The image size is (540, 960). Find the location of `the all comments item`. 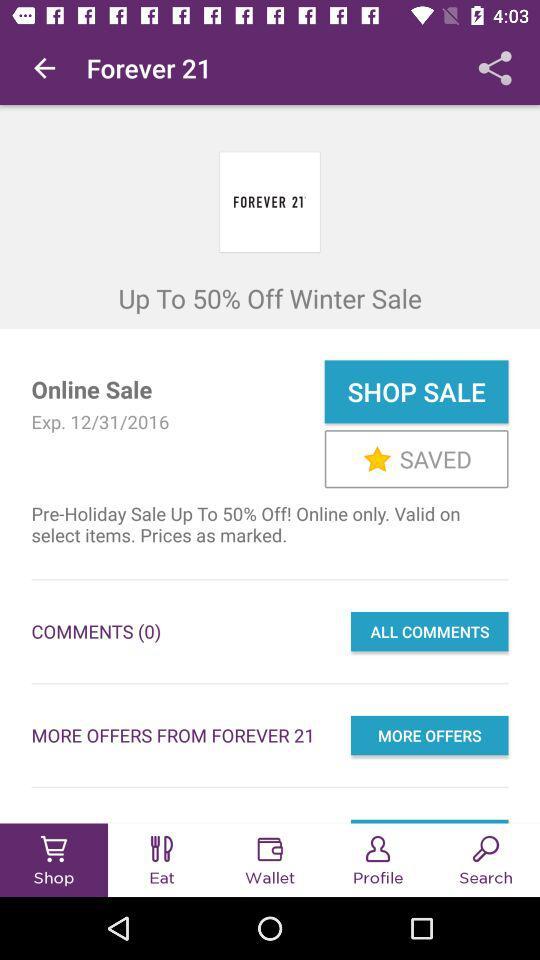

the all comments item is located at coordinates (428, 630).